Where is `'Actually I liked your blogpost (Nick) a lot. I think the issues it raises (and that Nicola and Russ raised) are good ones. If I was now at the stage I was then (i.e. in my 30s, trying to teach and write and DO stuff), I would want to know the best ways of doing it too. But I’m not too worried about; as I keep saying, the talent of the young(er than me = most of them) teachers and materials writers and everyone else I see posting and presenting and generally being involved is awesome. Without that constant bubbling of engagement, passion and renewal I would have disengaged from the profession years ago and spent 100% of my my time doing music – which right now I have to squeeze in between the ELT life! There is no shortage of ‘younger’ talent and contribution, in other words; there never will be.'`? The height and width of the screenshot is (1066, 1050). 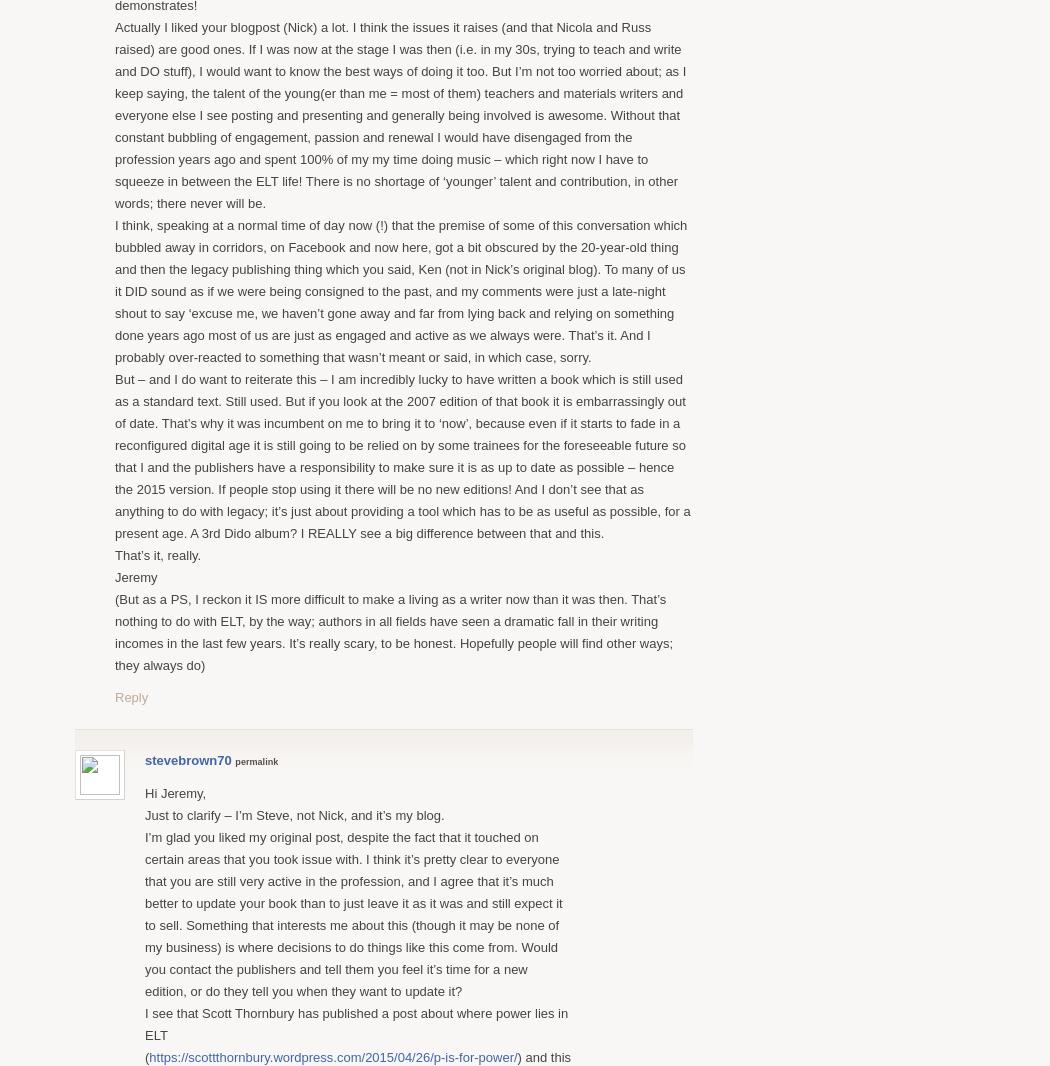
'Actually I liked your blogpost (Nick) a lot. I think the issues it raises (and that Nicola and Russ raised) are good ones. If I was now at the stage I was then (i.e. in my 30s, trying to teach and write and DO stuff), I would want to know the best ways of doing it too. But I’m not too worried about; as I keep saying, the talent of the young(er than me = most of them) teachers and materials writers and everyone else I see posting and presenting and generally being involved is awesome. Without that constant bubbling of engagement, passion and renewal I would have disengaged from the profession years ago and spent 100% of my my time doing music – which right now I have to squeeze in between the ELT life! There is no shortage of ‘younger’ talent and contribution, in other words; there never will be.' is located at coordinates (400, 113).